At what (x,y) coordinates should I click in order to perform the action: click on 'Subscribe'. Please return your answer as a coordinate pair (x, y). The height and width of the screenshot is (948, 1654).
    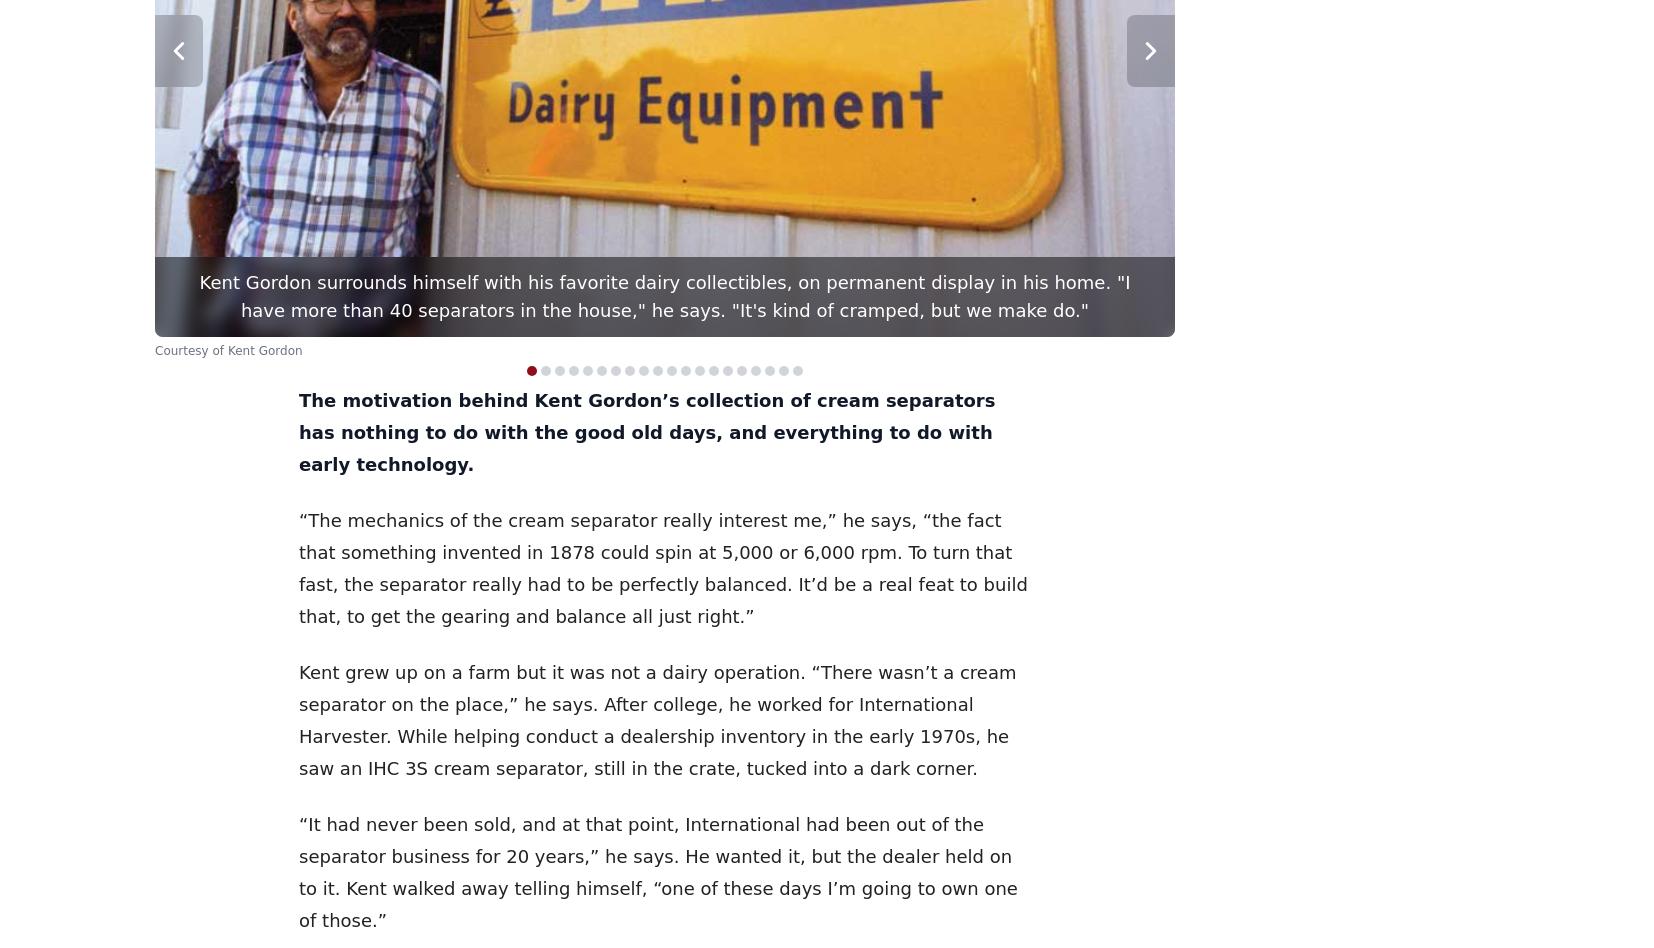
    Looking at the image, I should click on (1192, 907).